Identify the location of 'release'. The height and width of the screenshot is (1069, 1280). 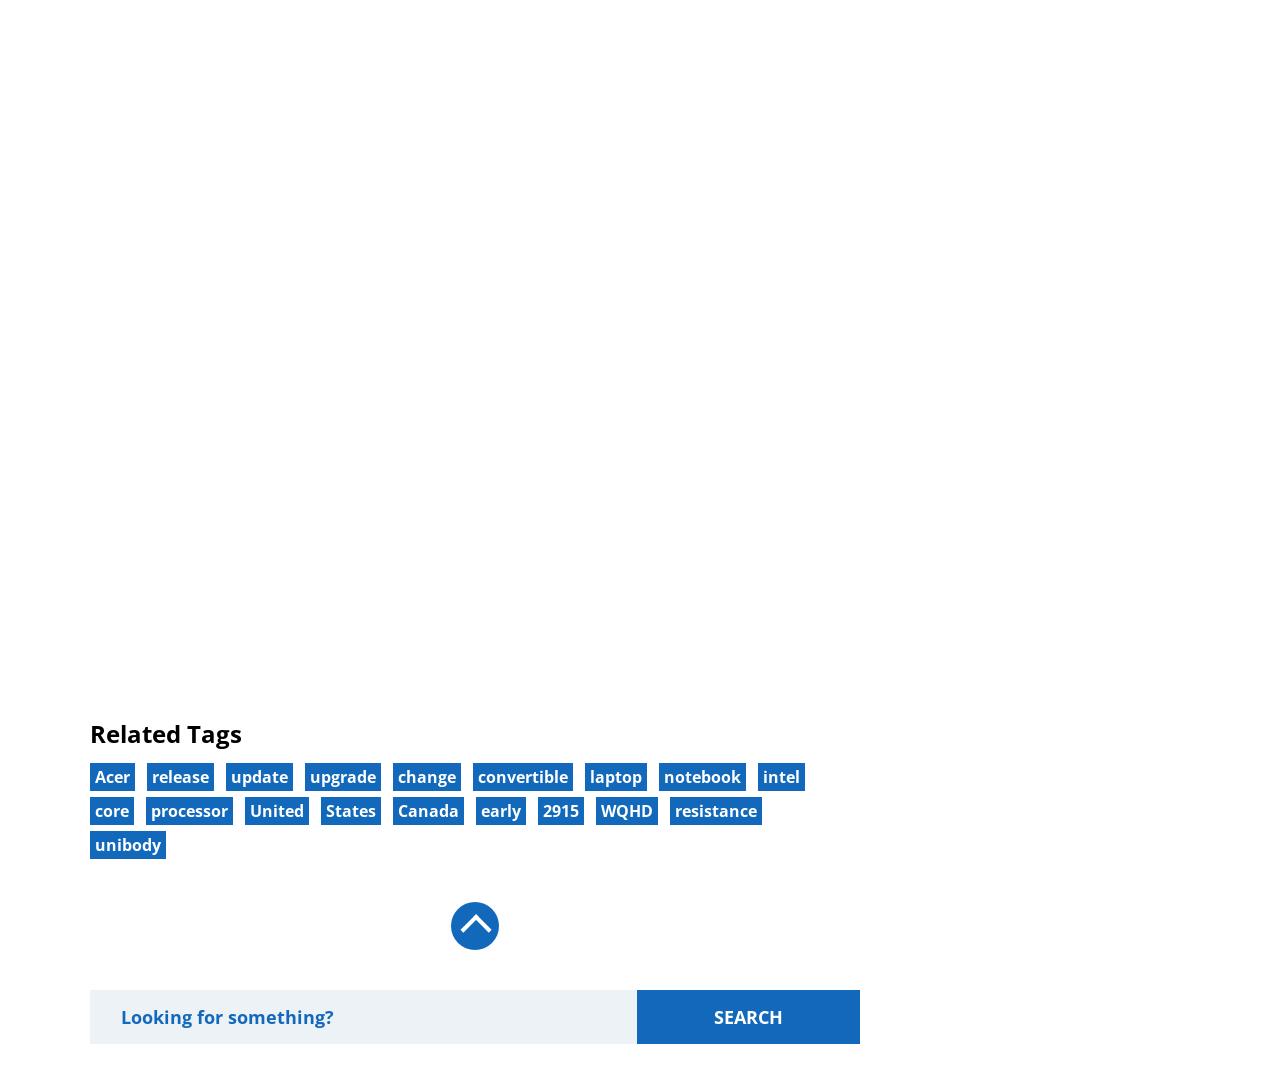
(180, 775).